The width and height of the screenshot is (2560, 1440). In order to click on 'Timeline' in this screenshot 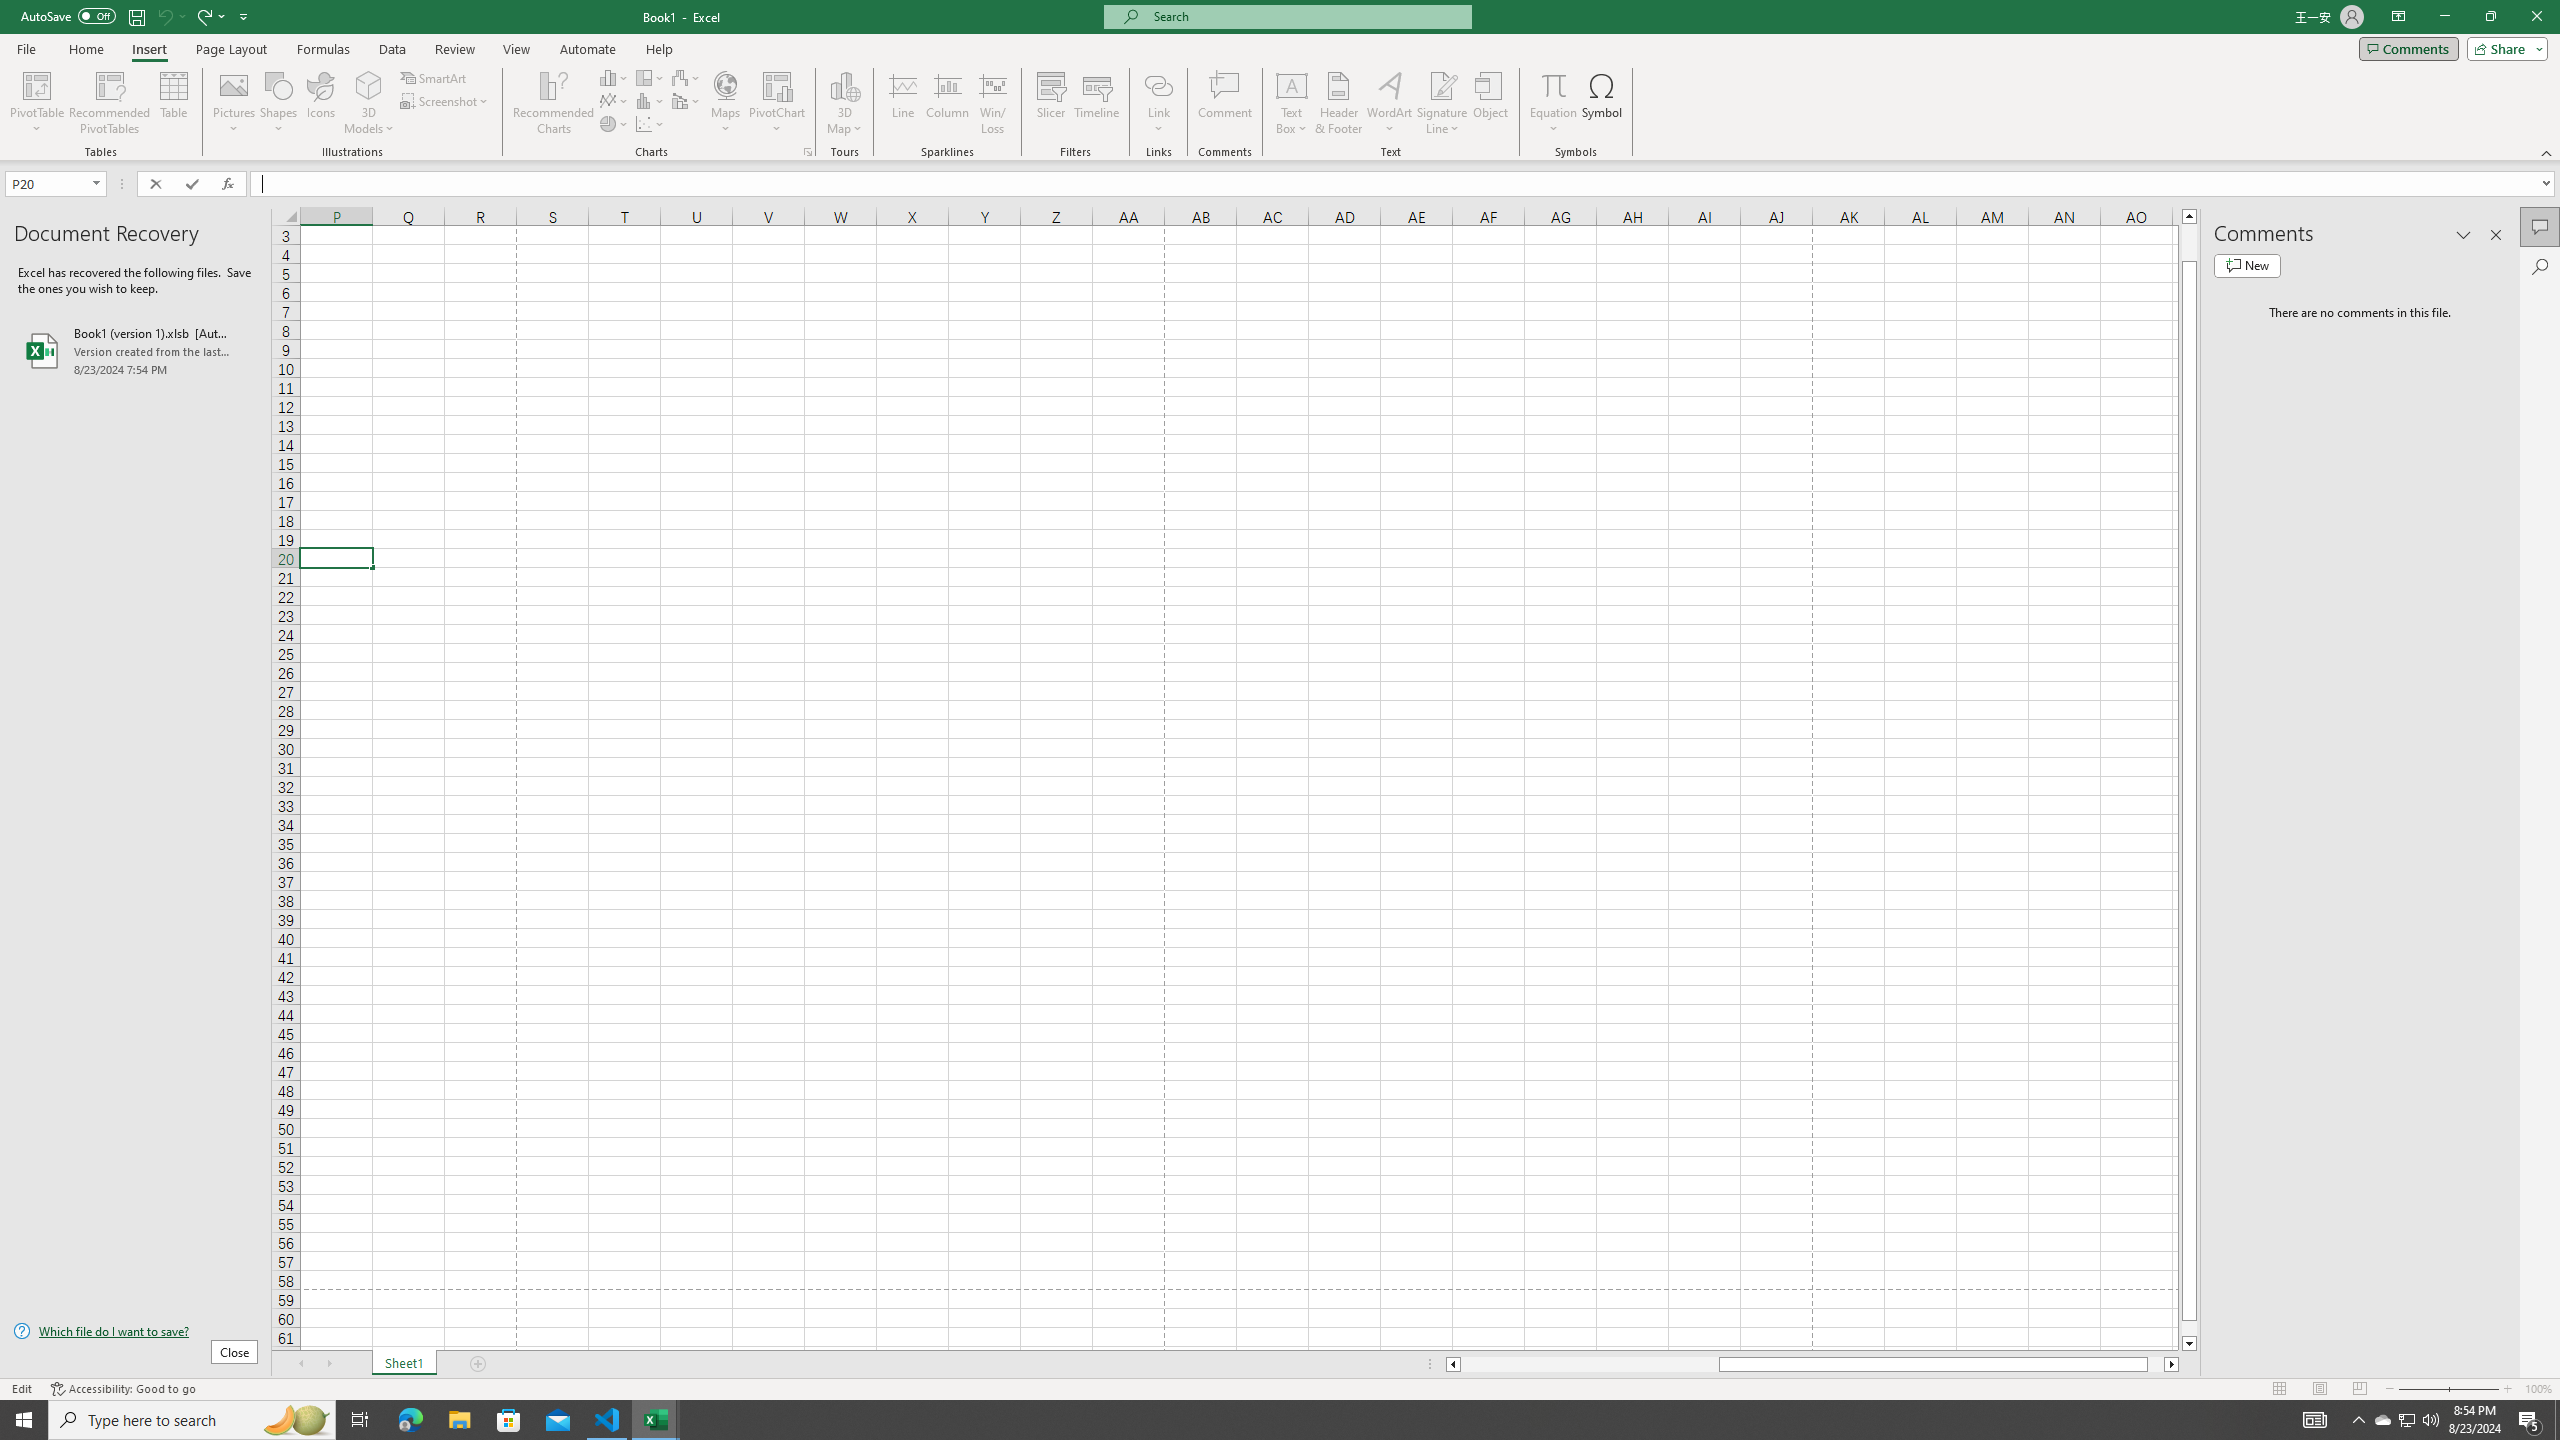, I will do `click(1096, 103)`.